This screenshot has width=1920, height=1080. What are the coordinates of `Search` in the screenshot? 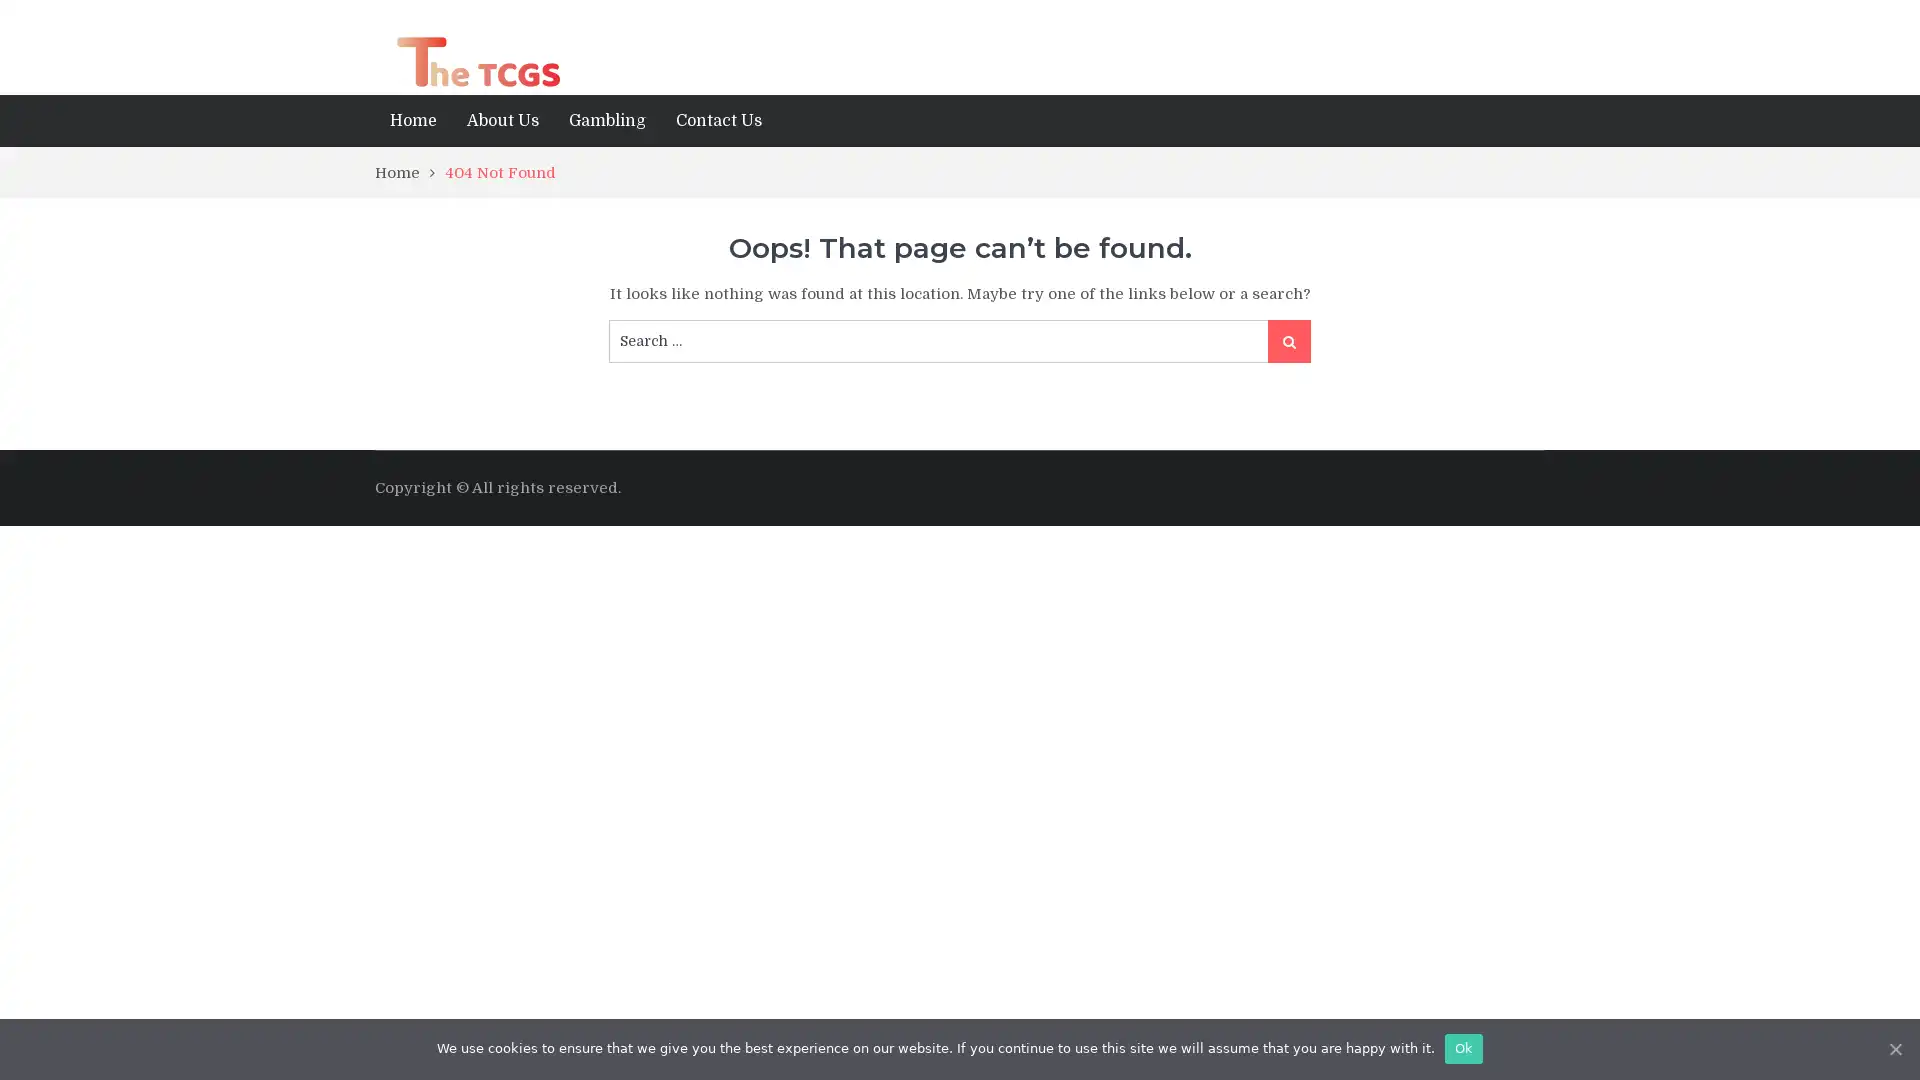 It's located at (1289, 340).